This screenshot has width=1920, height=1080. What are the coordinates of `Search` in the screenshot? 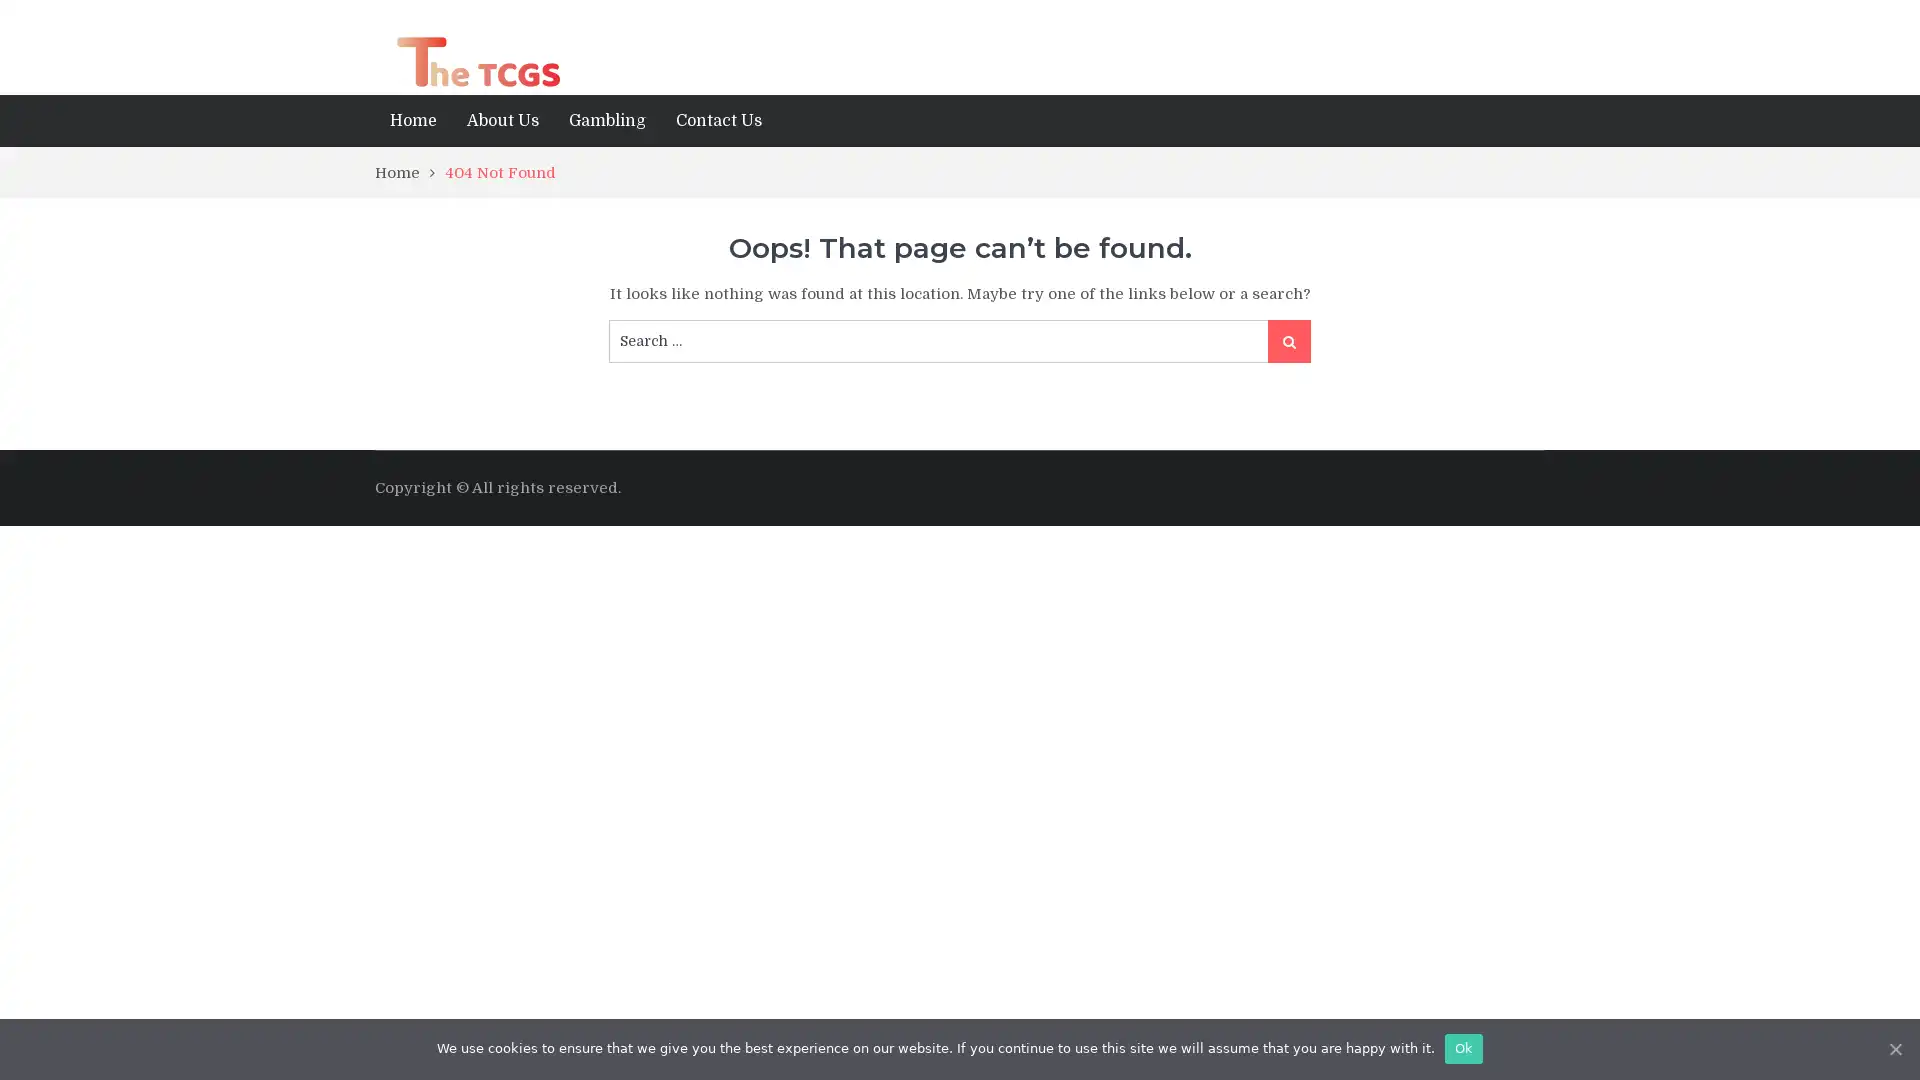 It's located at (1289, 340).